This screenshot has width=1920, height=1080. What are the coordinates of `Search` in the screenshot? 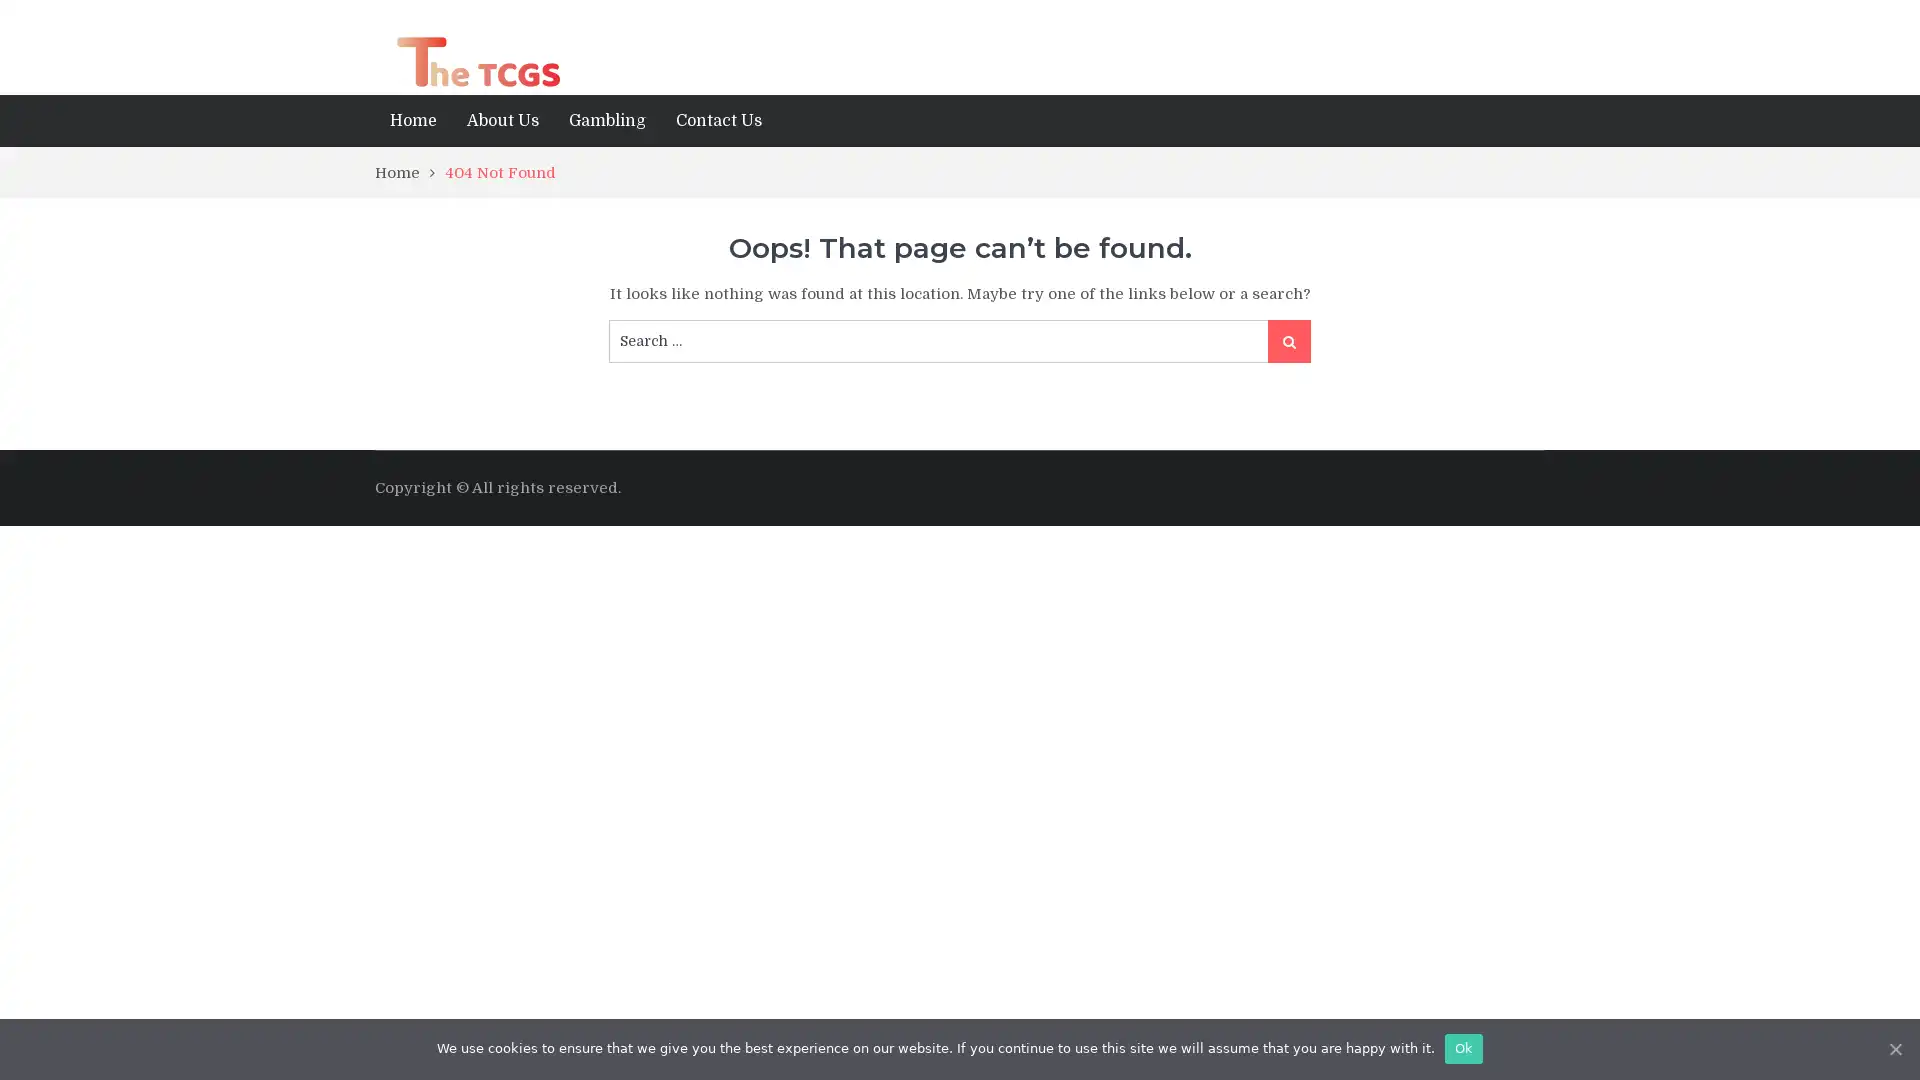 It's located at (1289, 340).